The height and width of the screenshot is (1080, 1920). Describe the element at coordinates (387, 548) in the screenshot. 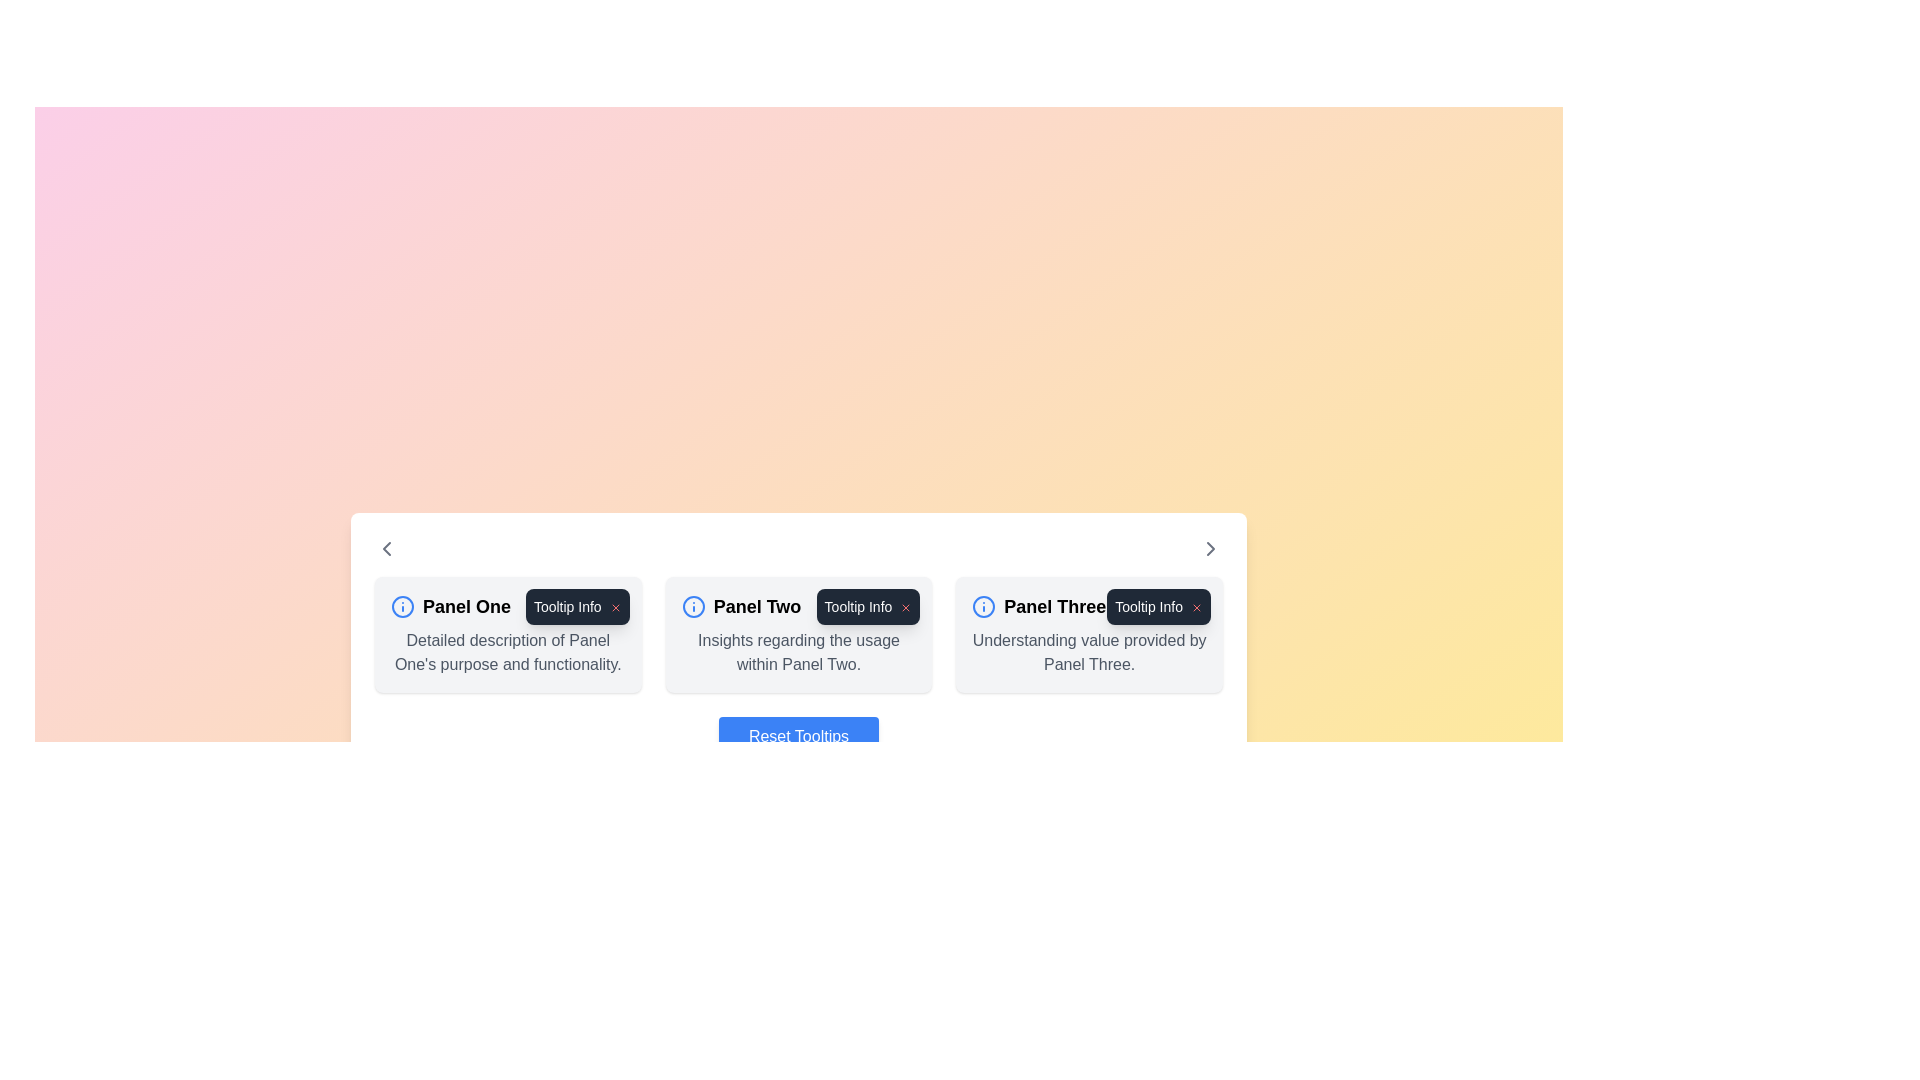

I see `the left-pointing chevron icon button, which is styled in dark gray and shows a hover effect when interacted with` at that location.